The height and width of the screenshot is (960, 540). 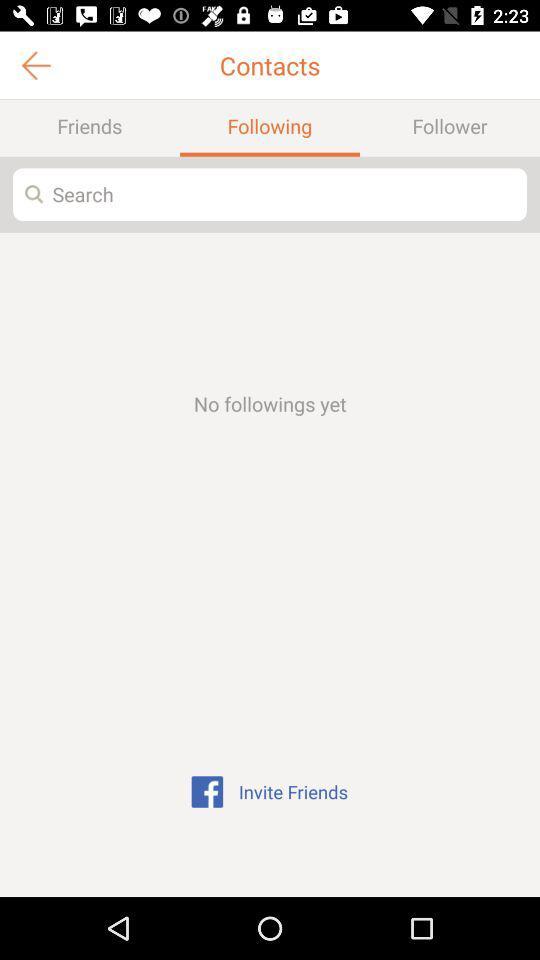 I want to click on search field, so click(x=270, y=194).